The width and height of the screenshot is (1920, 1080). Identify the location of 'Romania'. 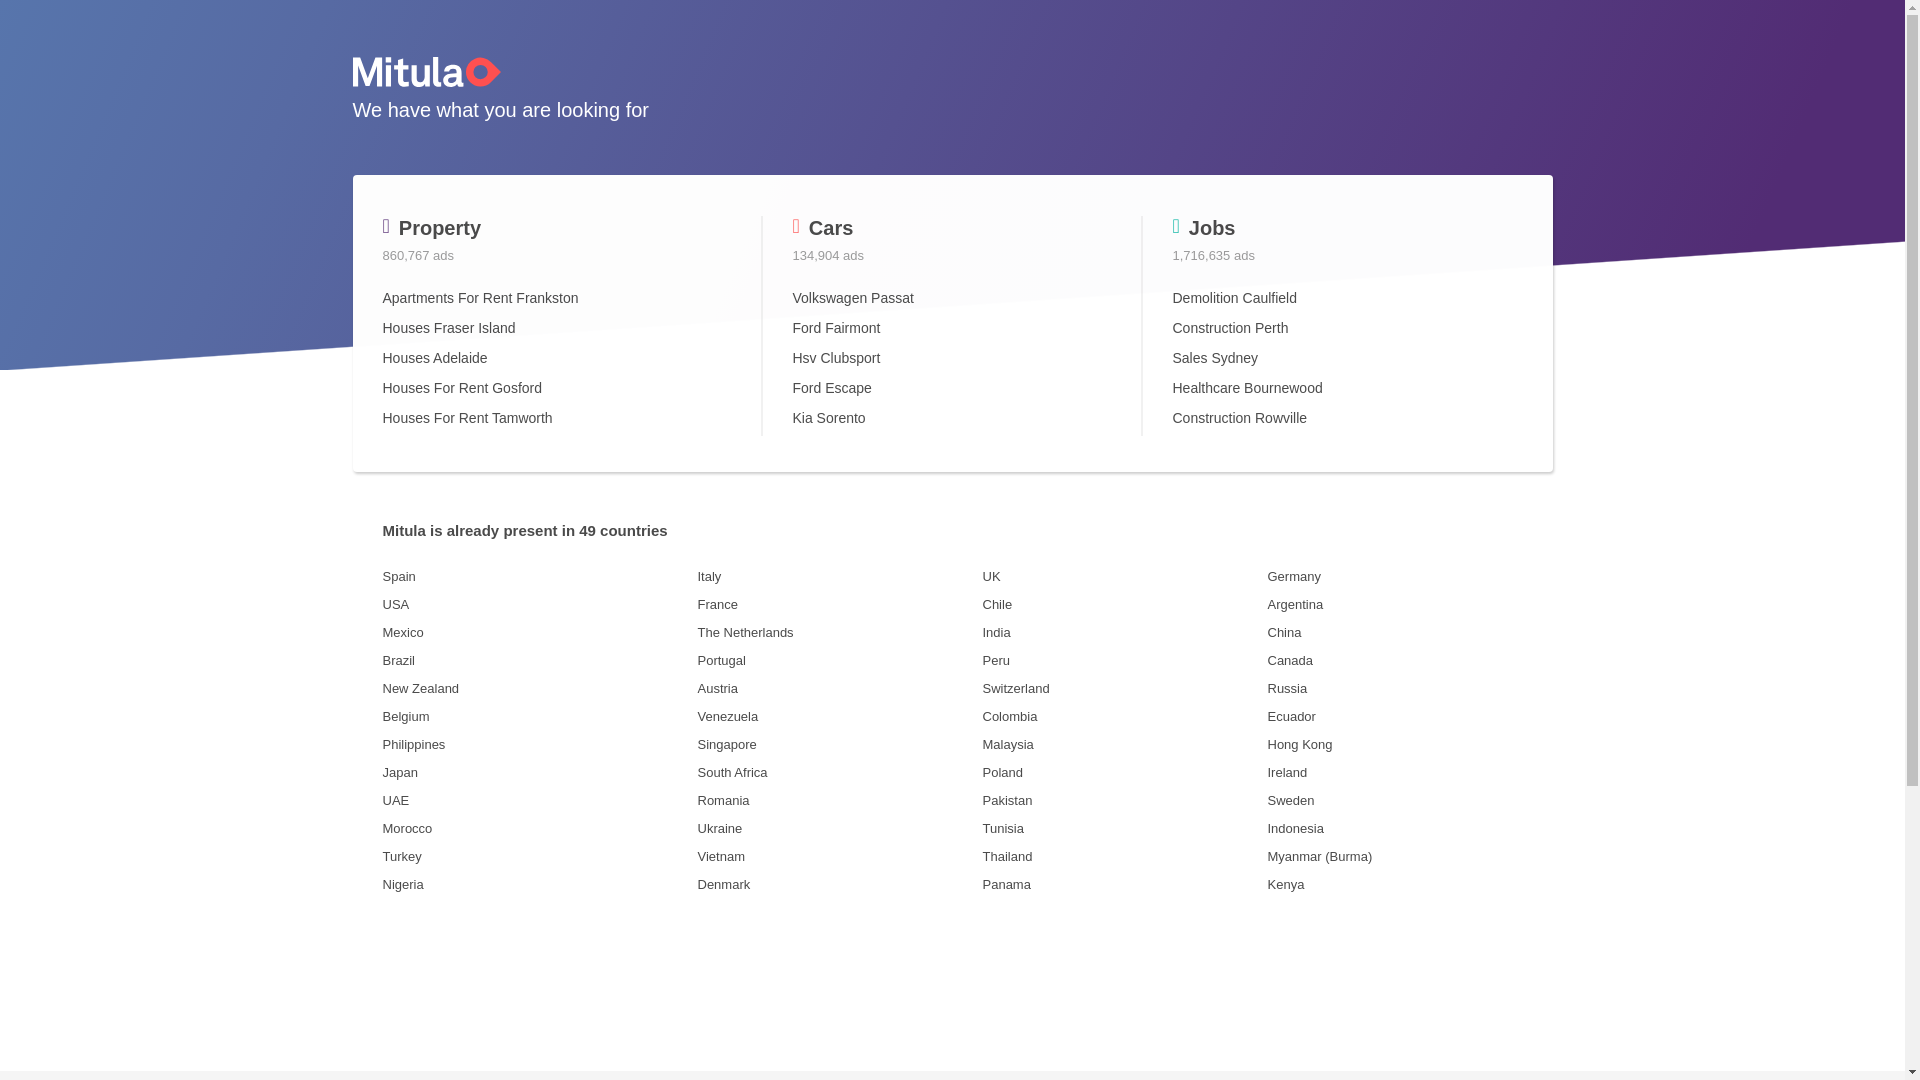
(825, 800).